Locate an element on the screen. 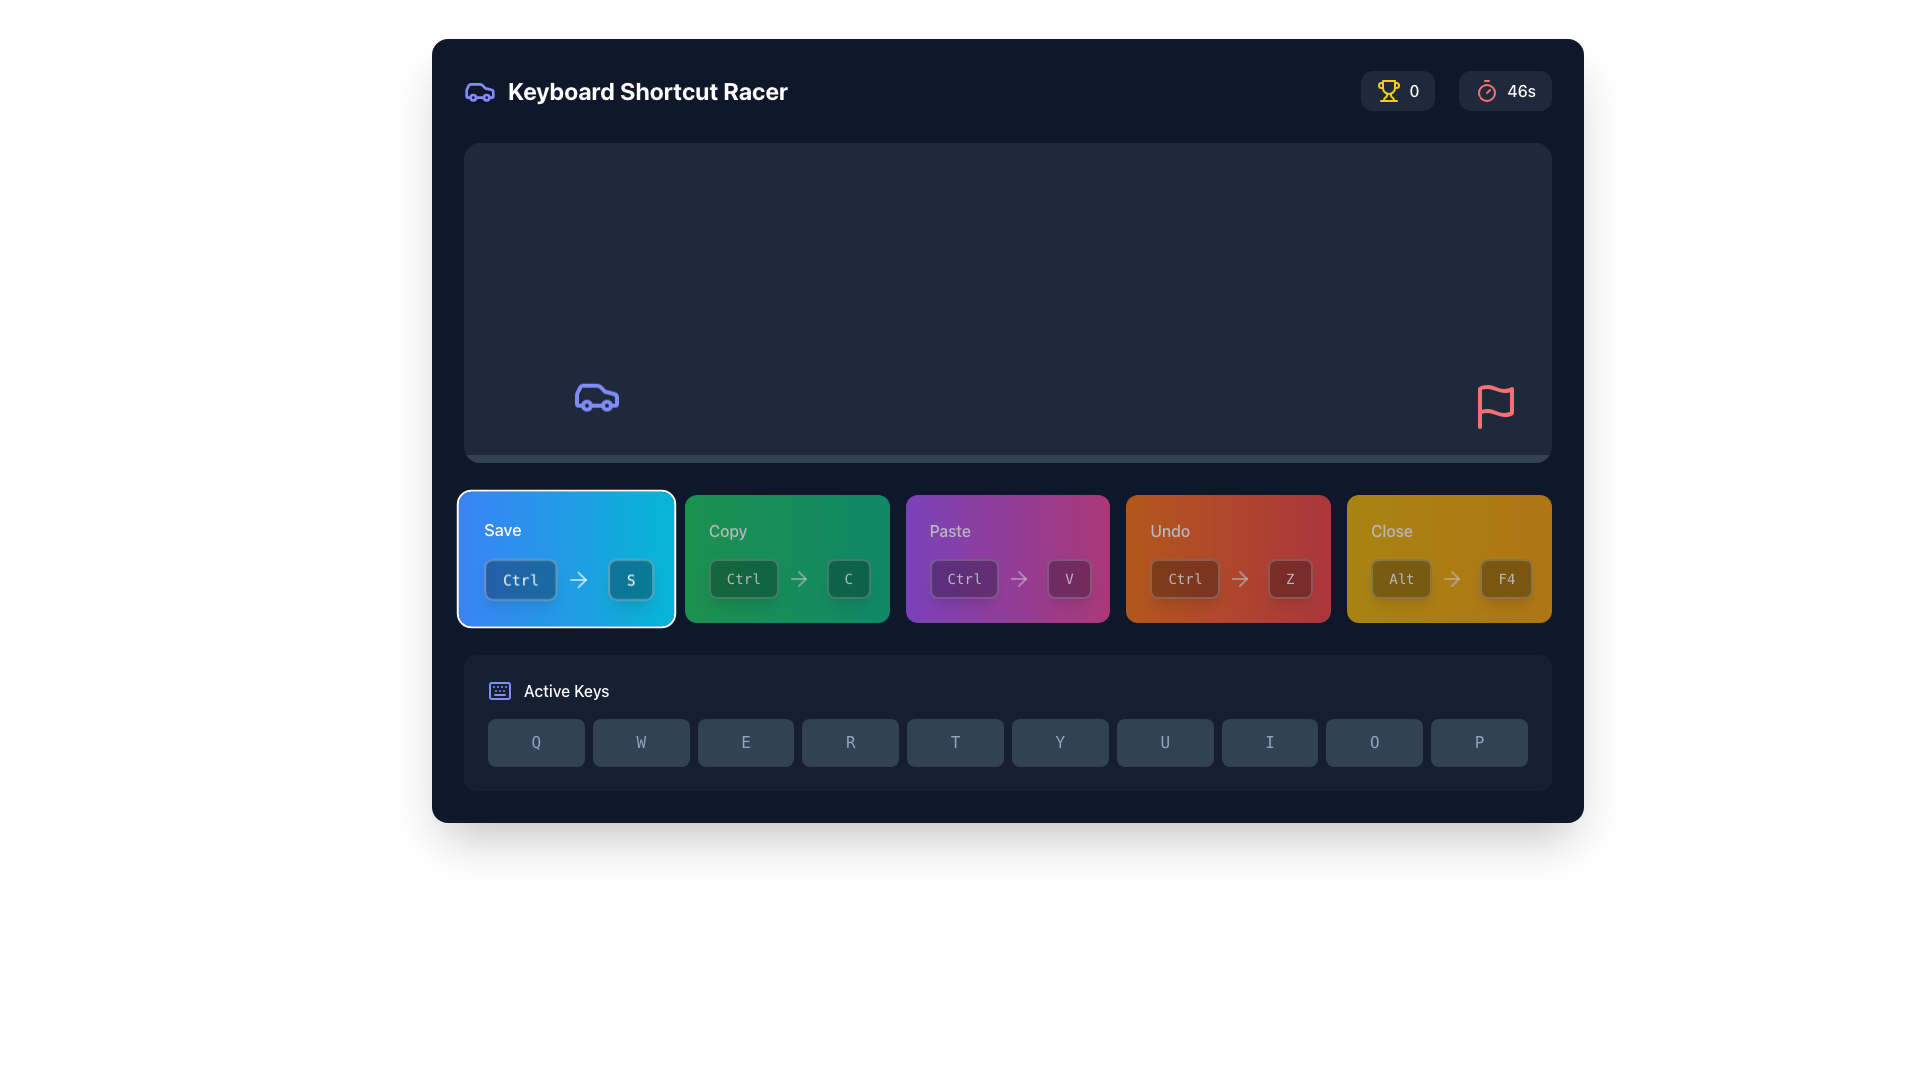 Image resolution: width=1920 pixels, height=1080 pixels. the car icon, which is indigo with a smooth stroke outline and two circular strokes at the base for wheels, located to the left of the 'Keyboard Shortcut Racer' text in the header section is located at coordinates (480, 91).